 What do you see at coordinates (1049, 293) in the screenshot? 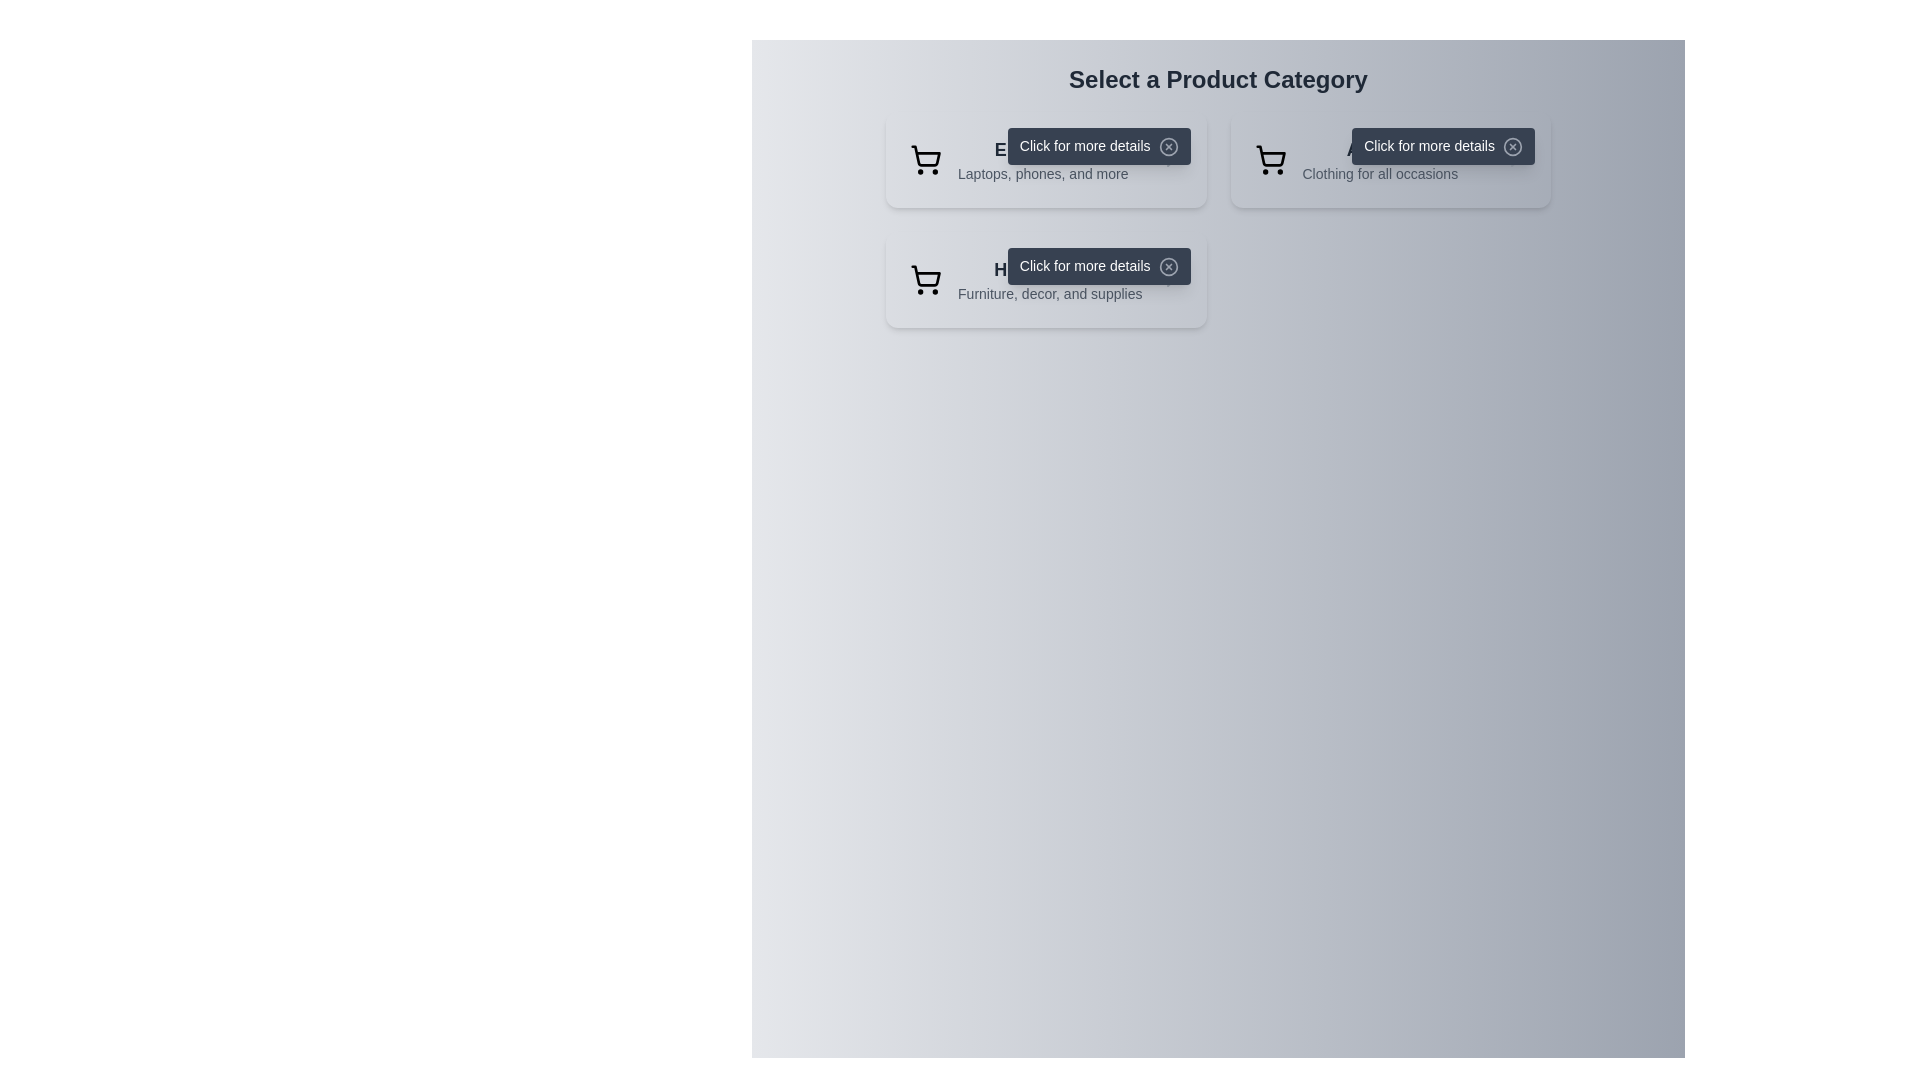
I see `the text label that reads 'Furniture, decor, and supplies', which is styled in a smaller gray font and positioned directly below the 'Home Goods' title` at bounding box center [1049, 293].